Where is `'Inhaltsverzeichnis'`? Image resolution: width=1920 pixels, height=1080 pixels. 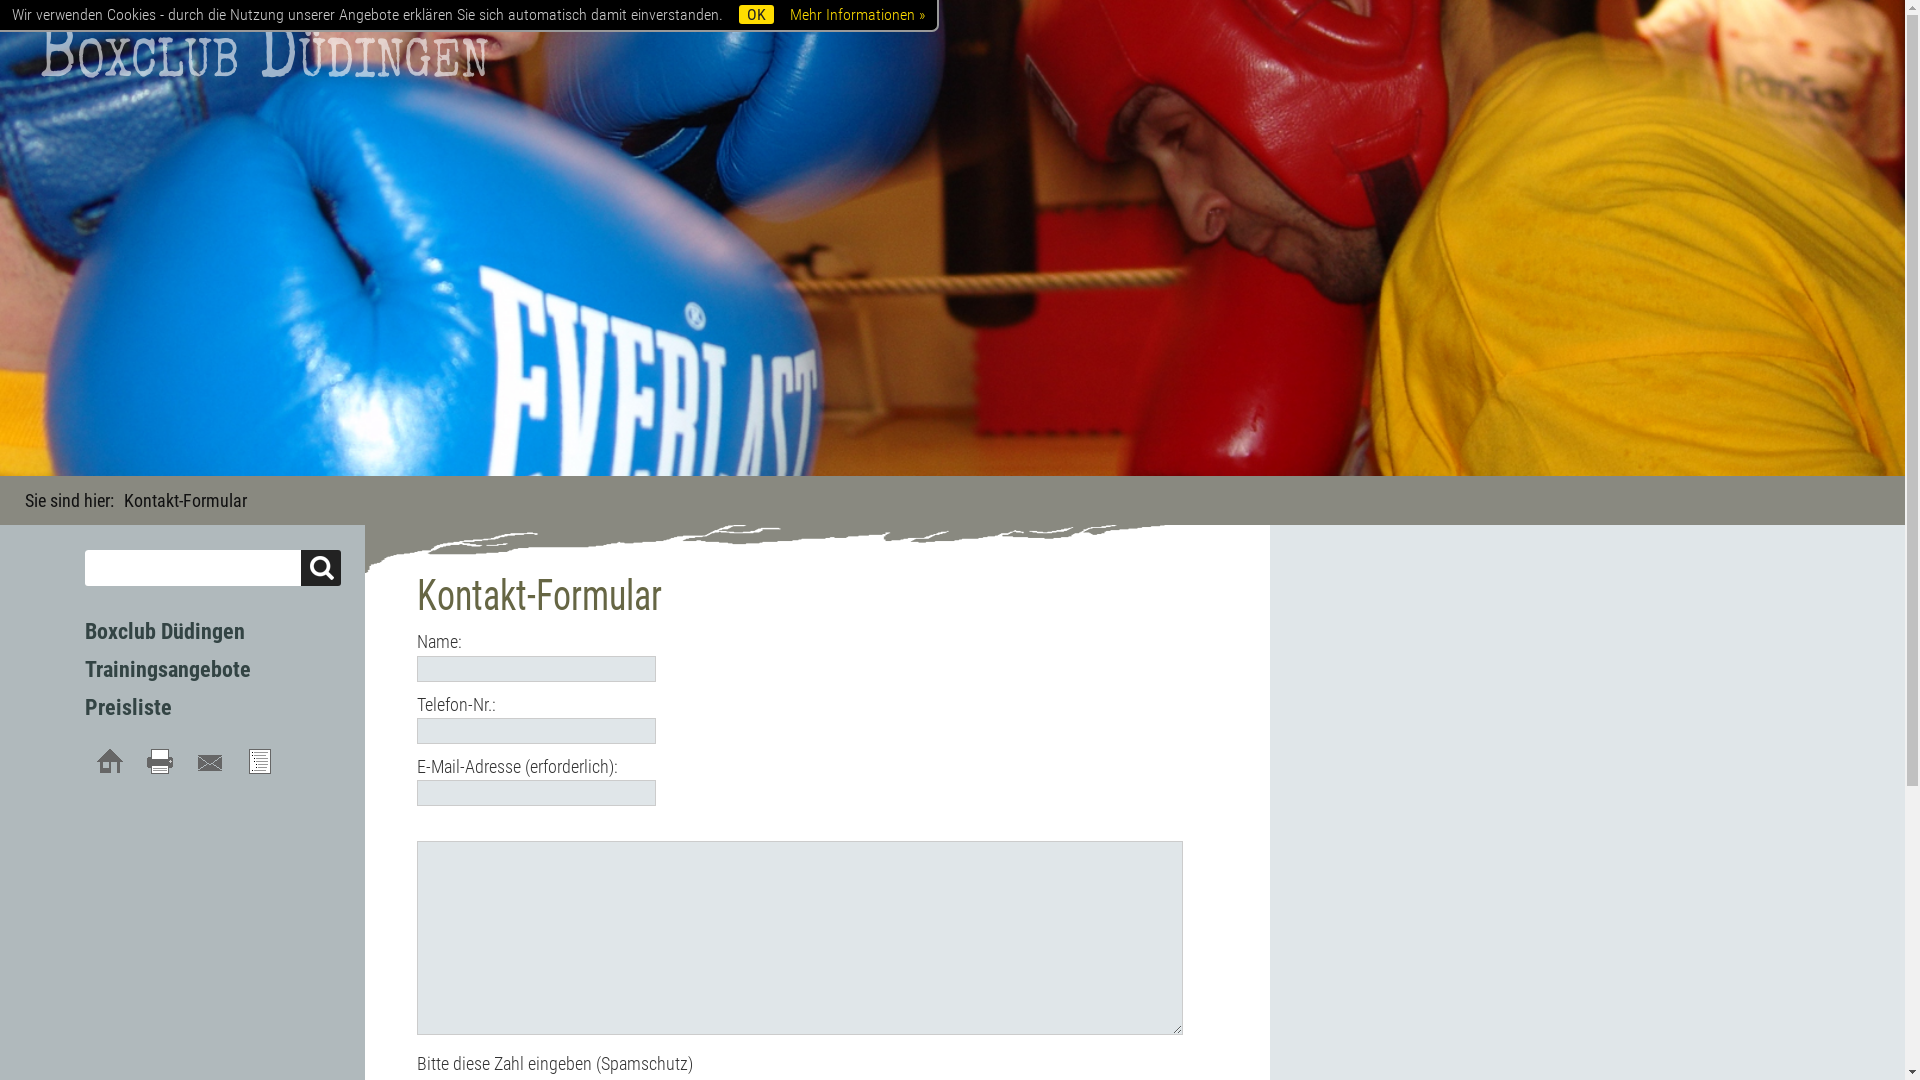 'Inhaltsverzeichnis' is located at coordinates (258, 762).